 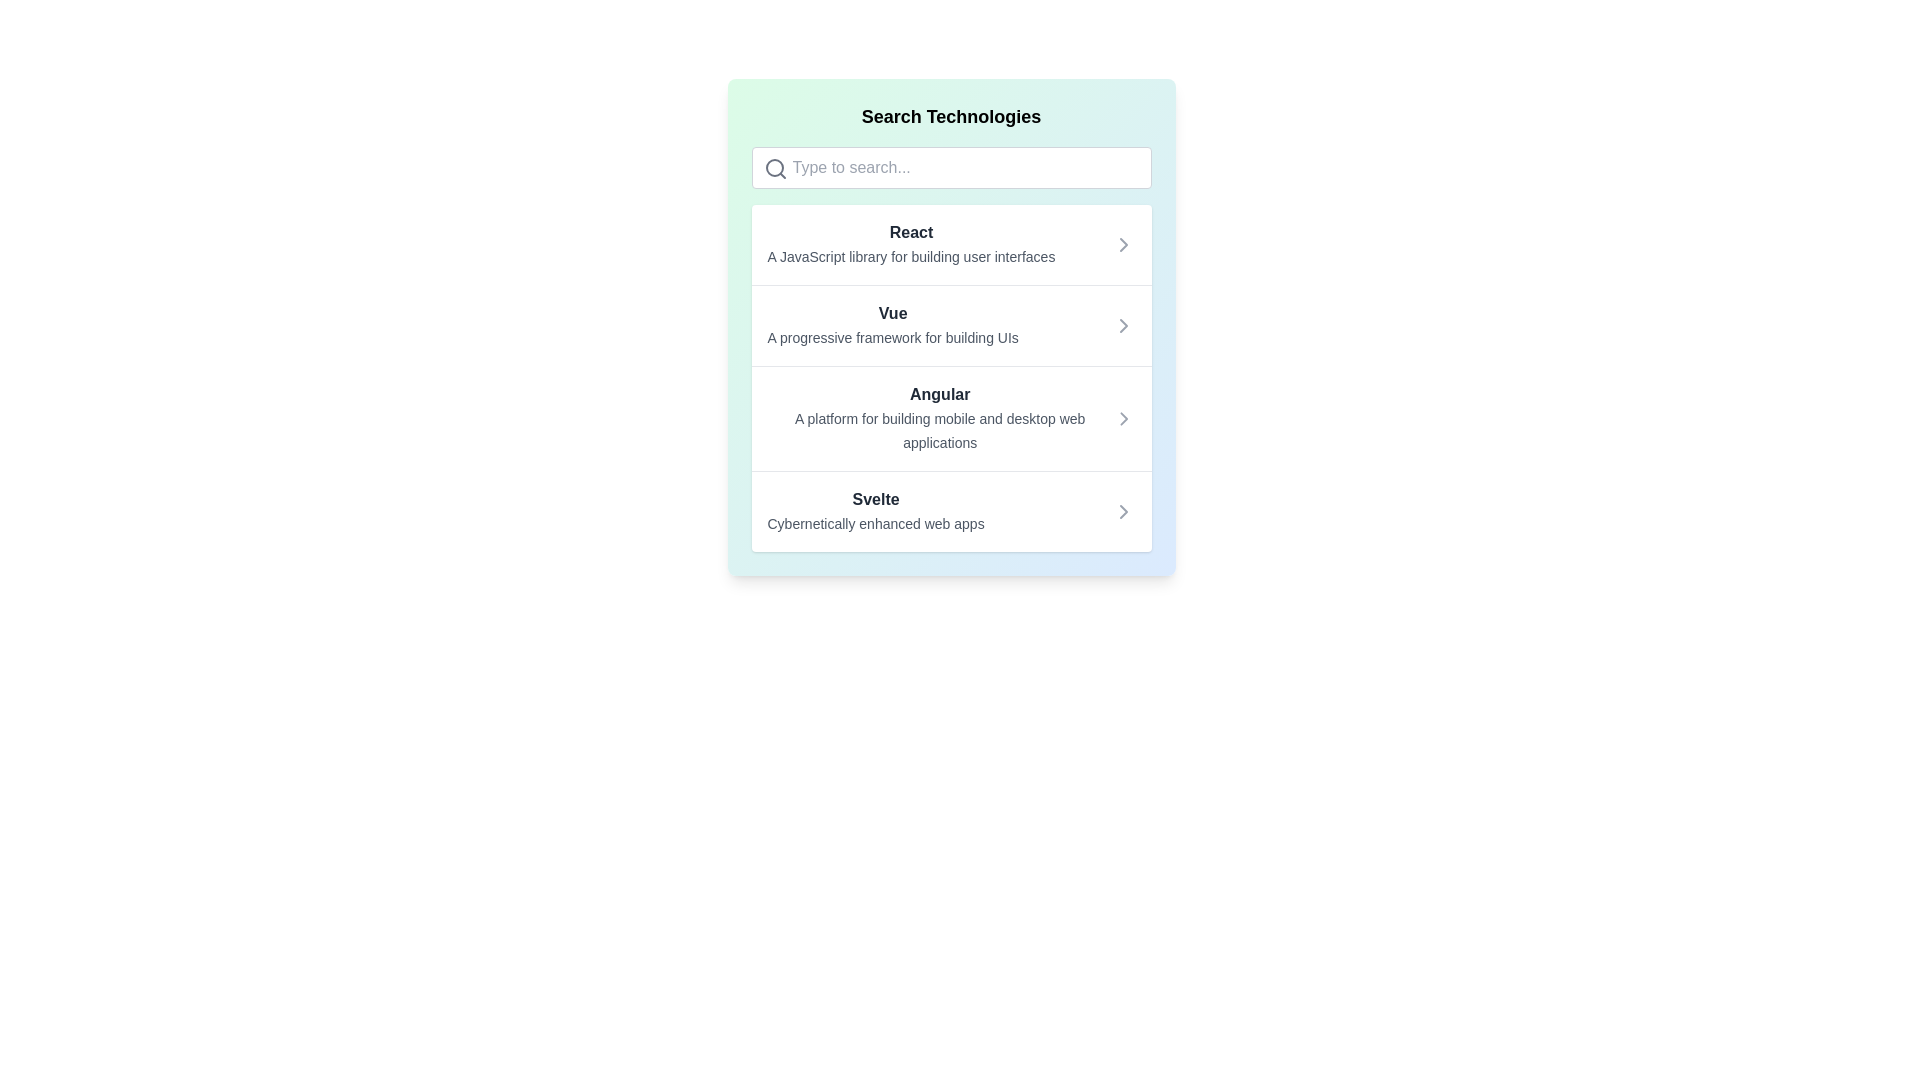 What do you see at coordinates (1123, 244) in the screenshot?
I see `the rightward-pointing chevron icon that is part of the 'React' list item, which is located at the right end of the item's alignment` at bounding box center [1123, 244].